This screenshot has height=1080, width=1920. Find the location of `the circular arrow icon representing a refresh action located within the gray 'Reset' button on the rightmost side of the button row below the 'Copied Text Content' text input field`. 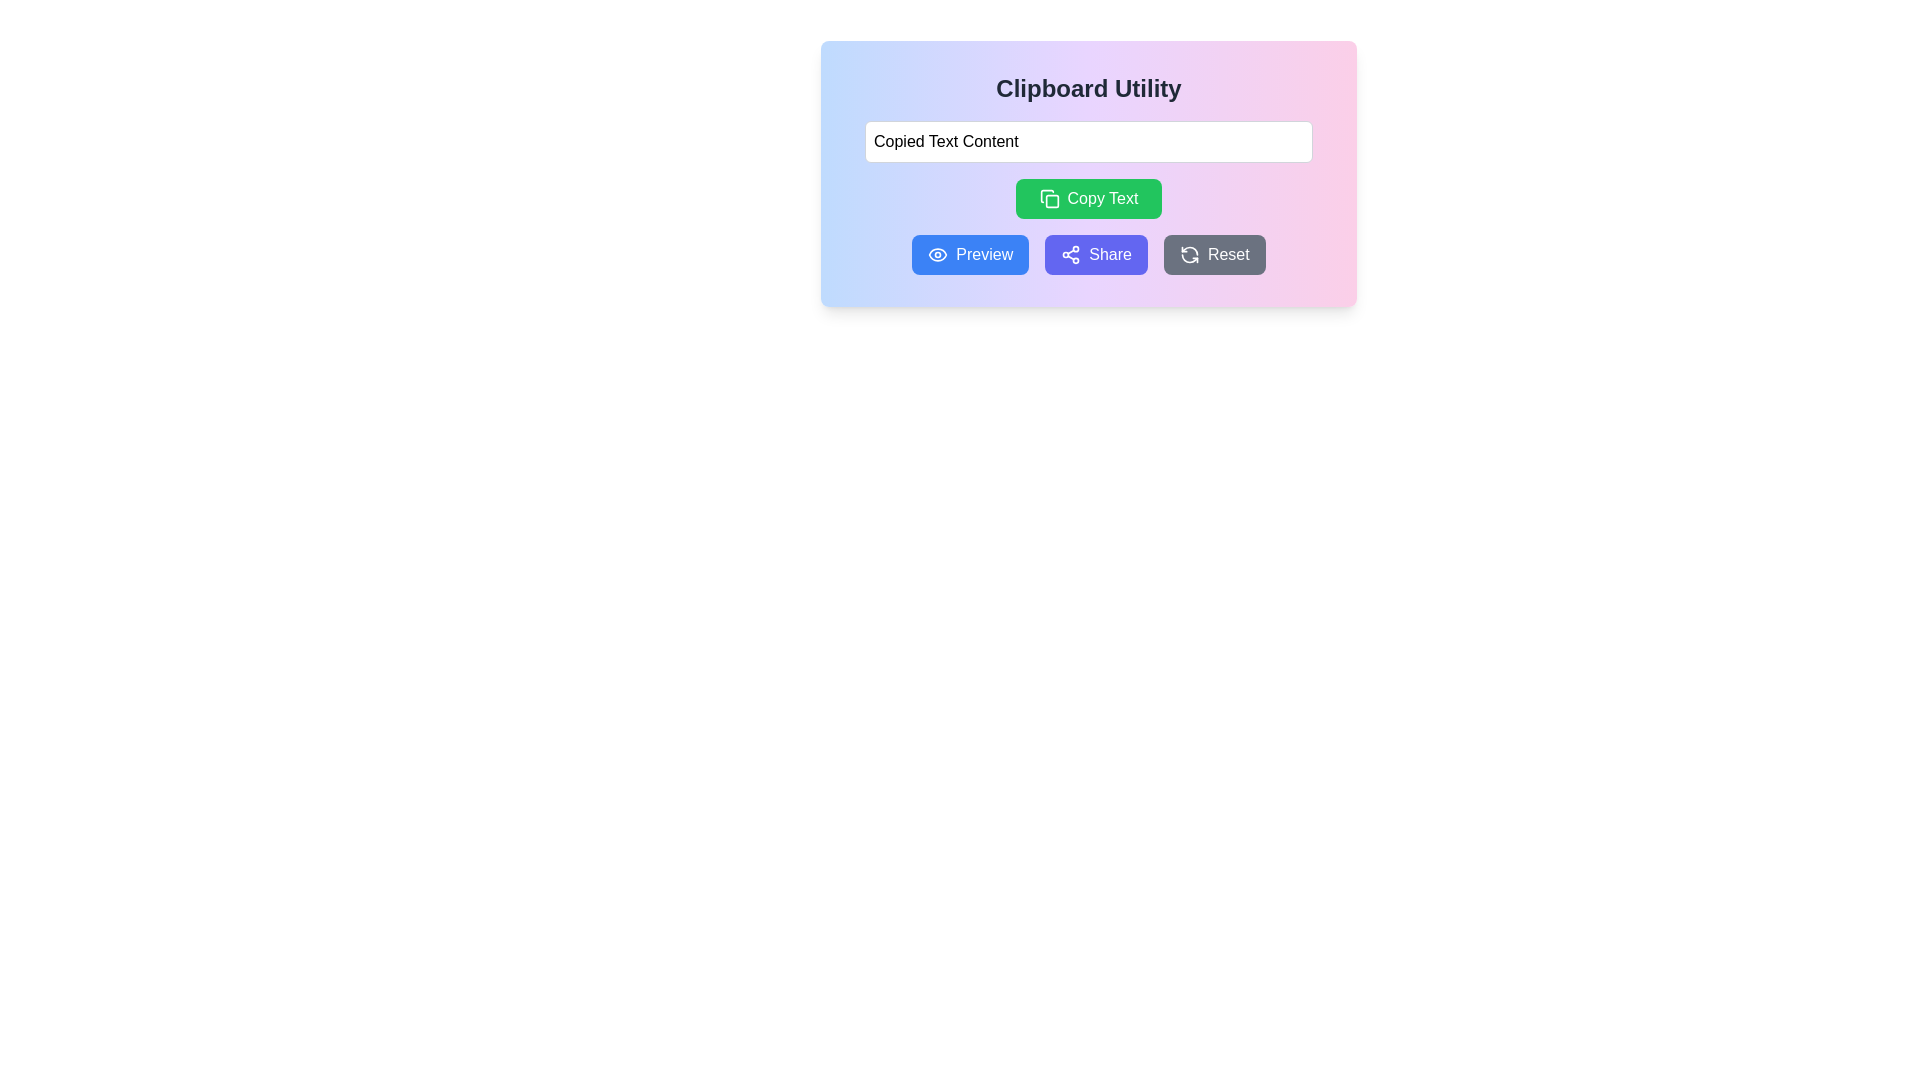

the circular arrow icon representing a refresh action located within the gray 'Reset' button on the rightmost side of the button row below the 'Copied Text Content' text input field is located at coordinates (1189, 253).